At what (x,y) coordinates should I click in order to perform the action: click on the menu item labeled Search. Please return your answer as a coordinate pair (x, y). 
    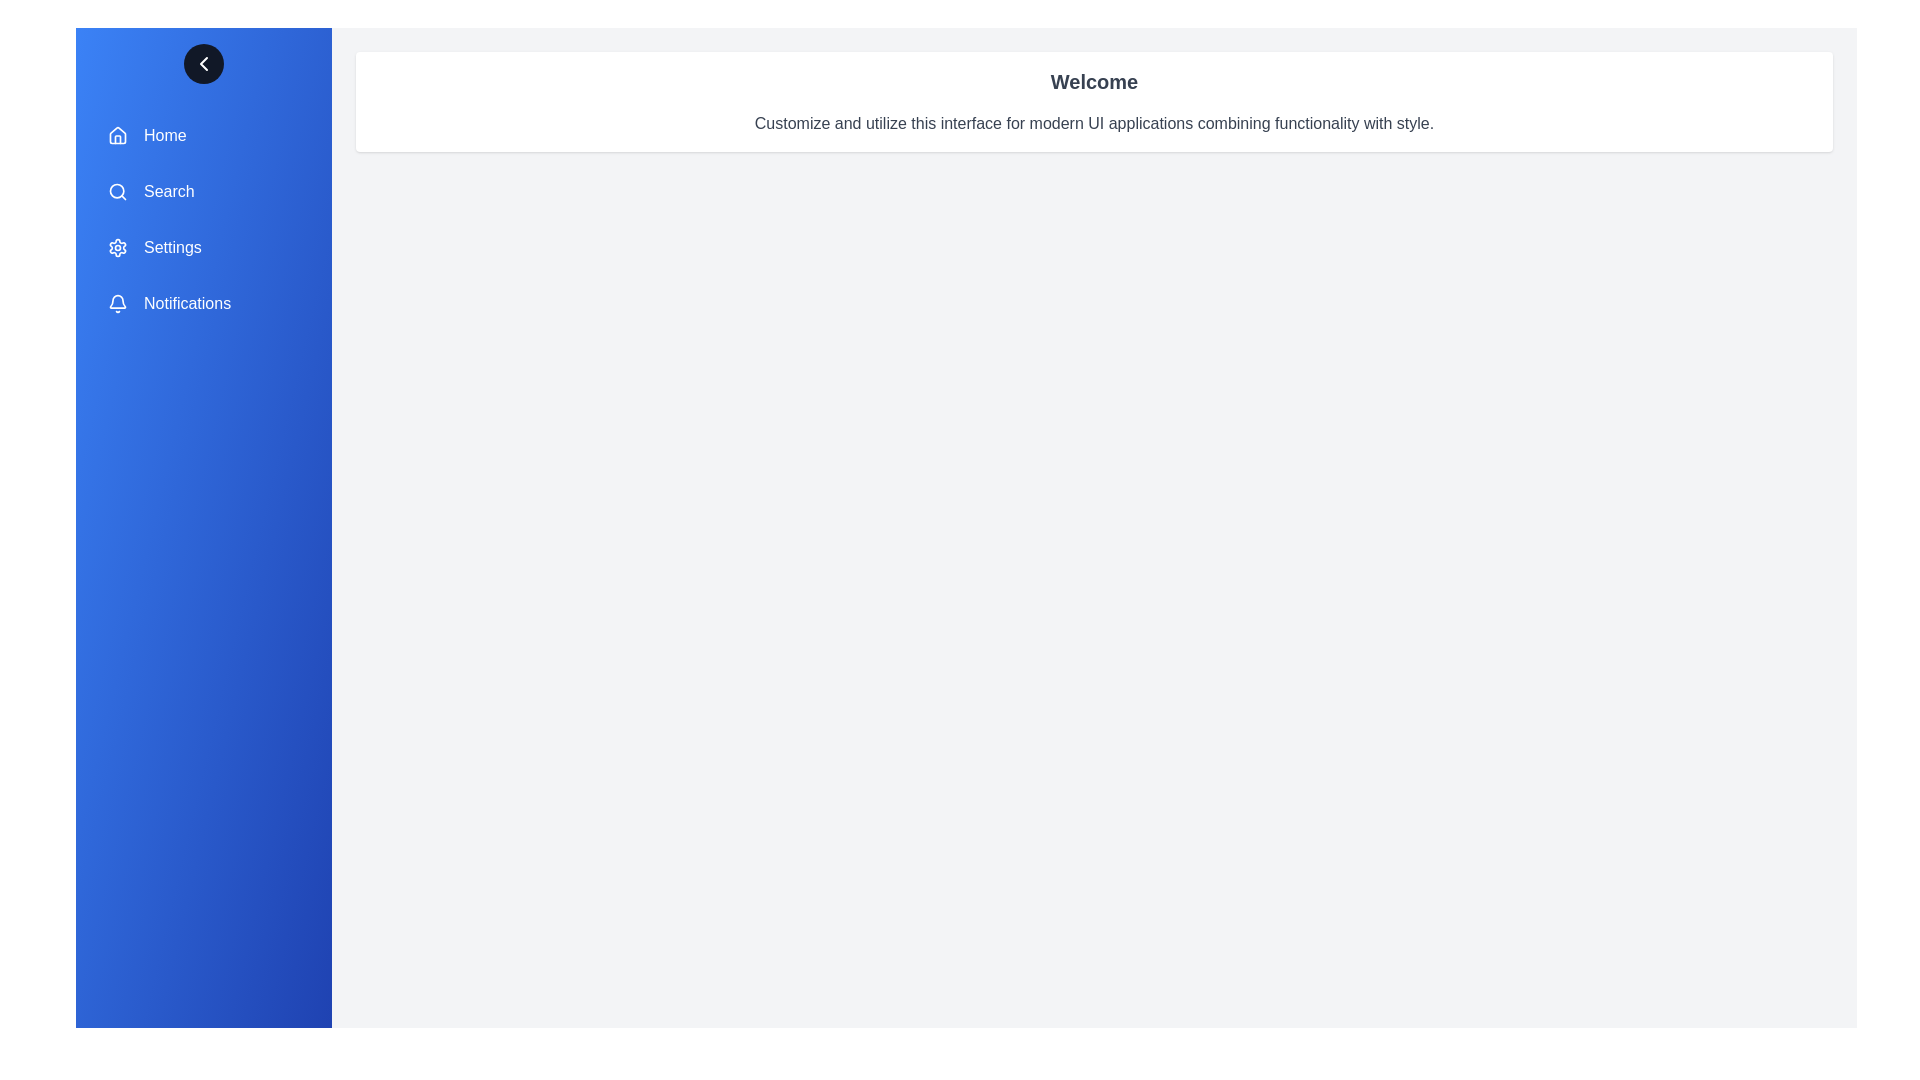
    Looking at the image, I should click on (203, 192).